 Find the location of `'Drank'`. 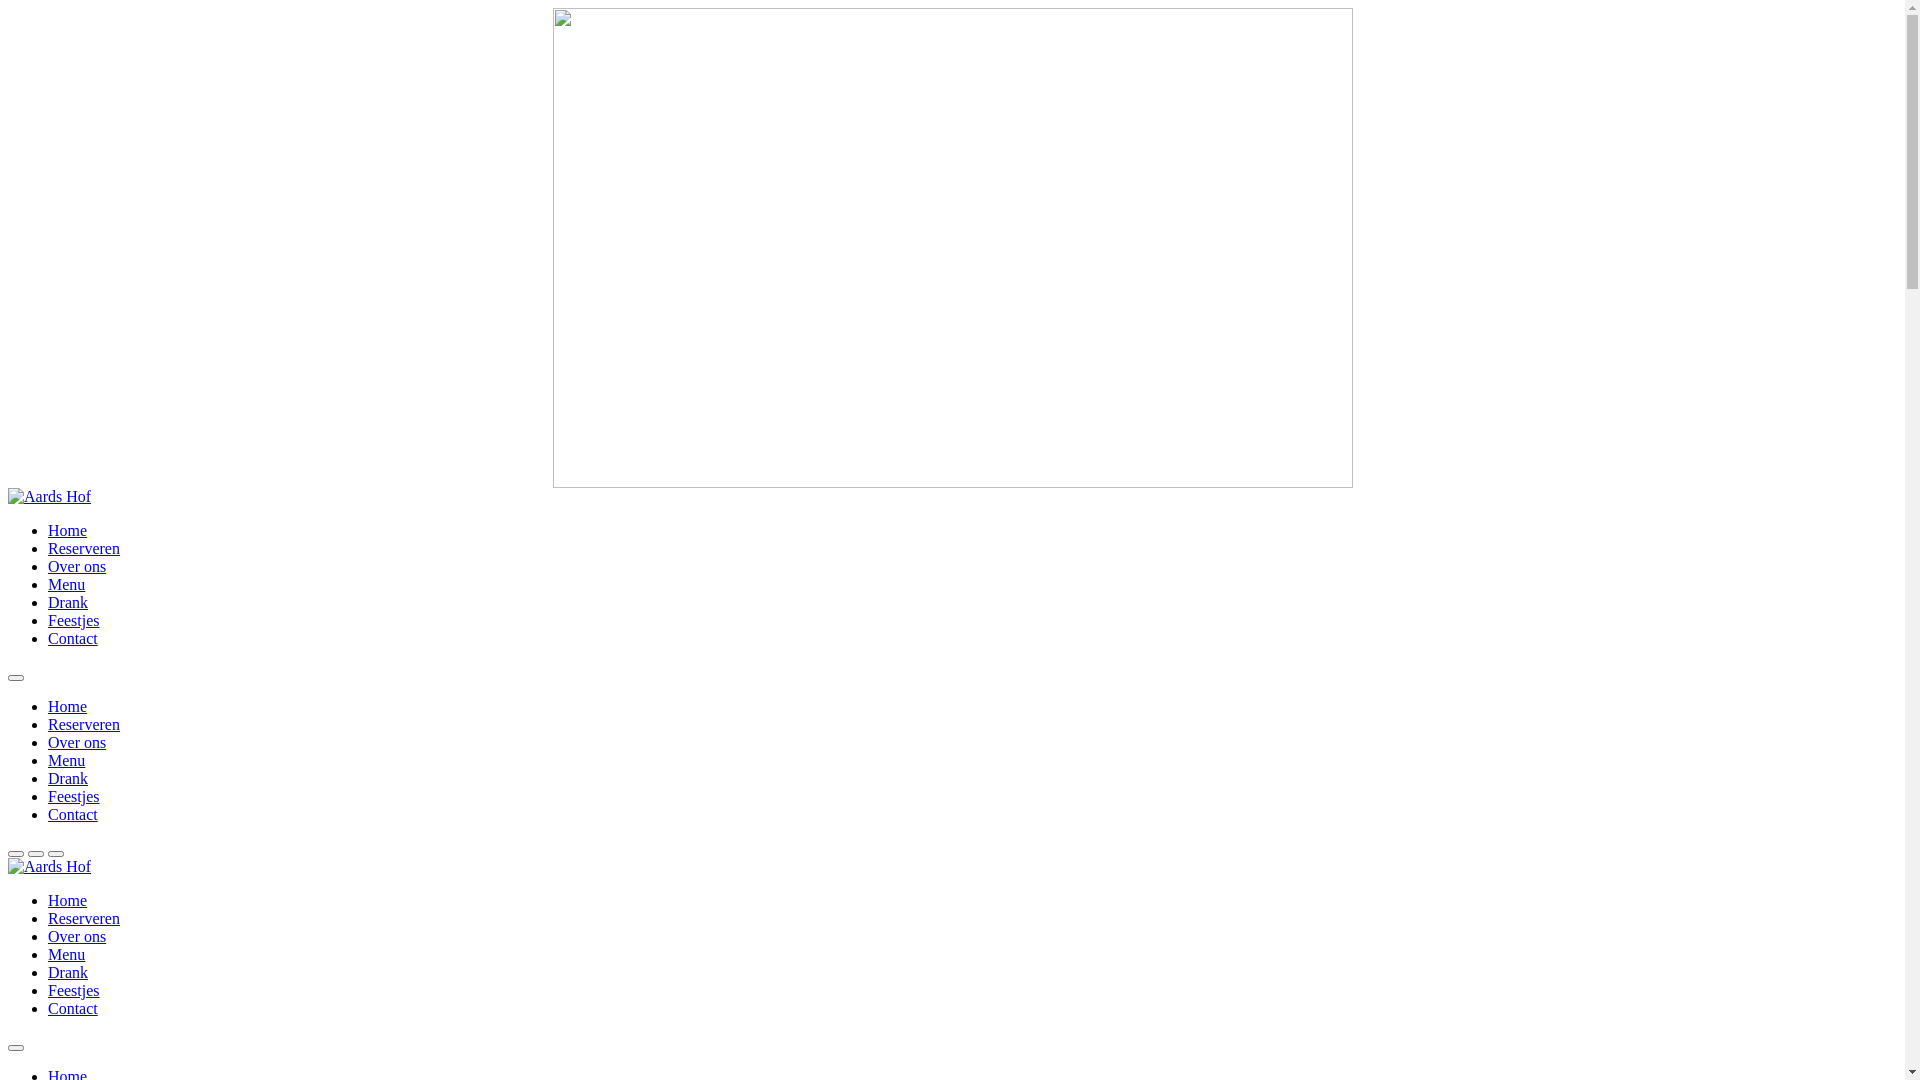

'Drank' is located at coordinates (67, 777).